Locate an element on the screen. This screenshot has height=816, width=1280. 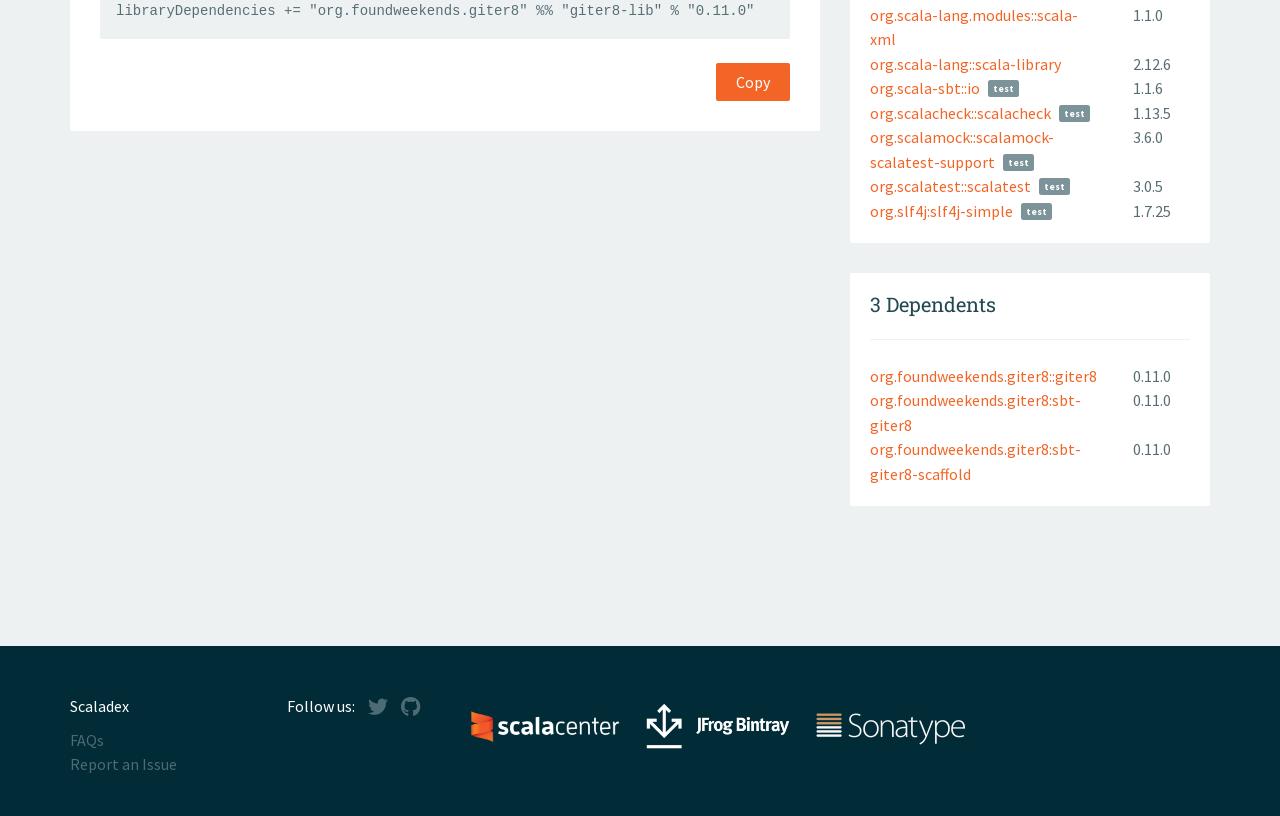
'Follow us:' is located at coordinates (321, 705).